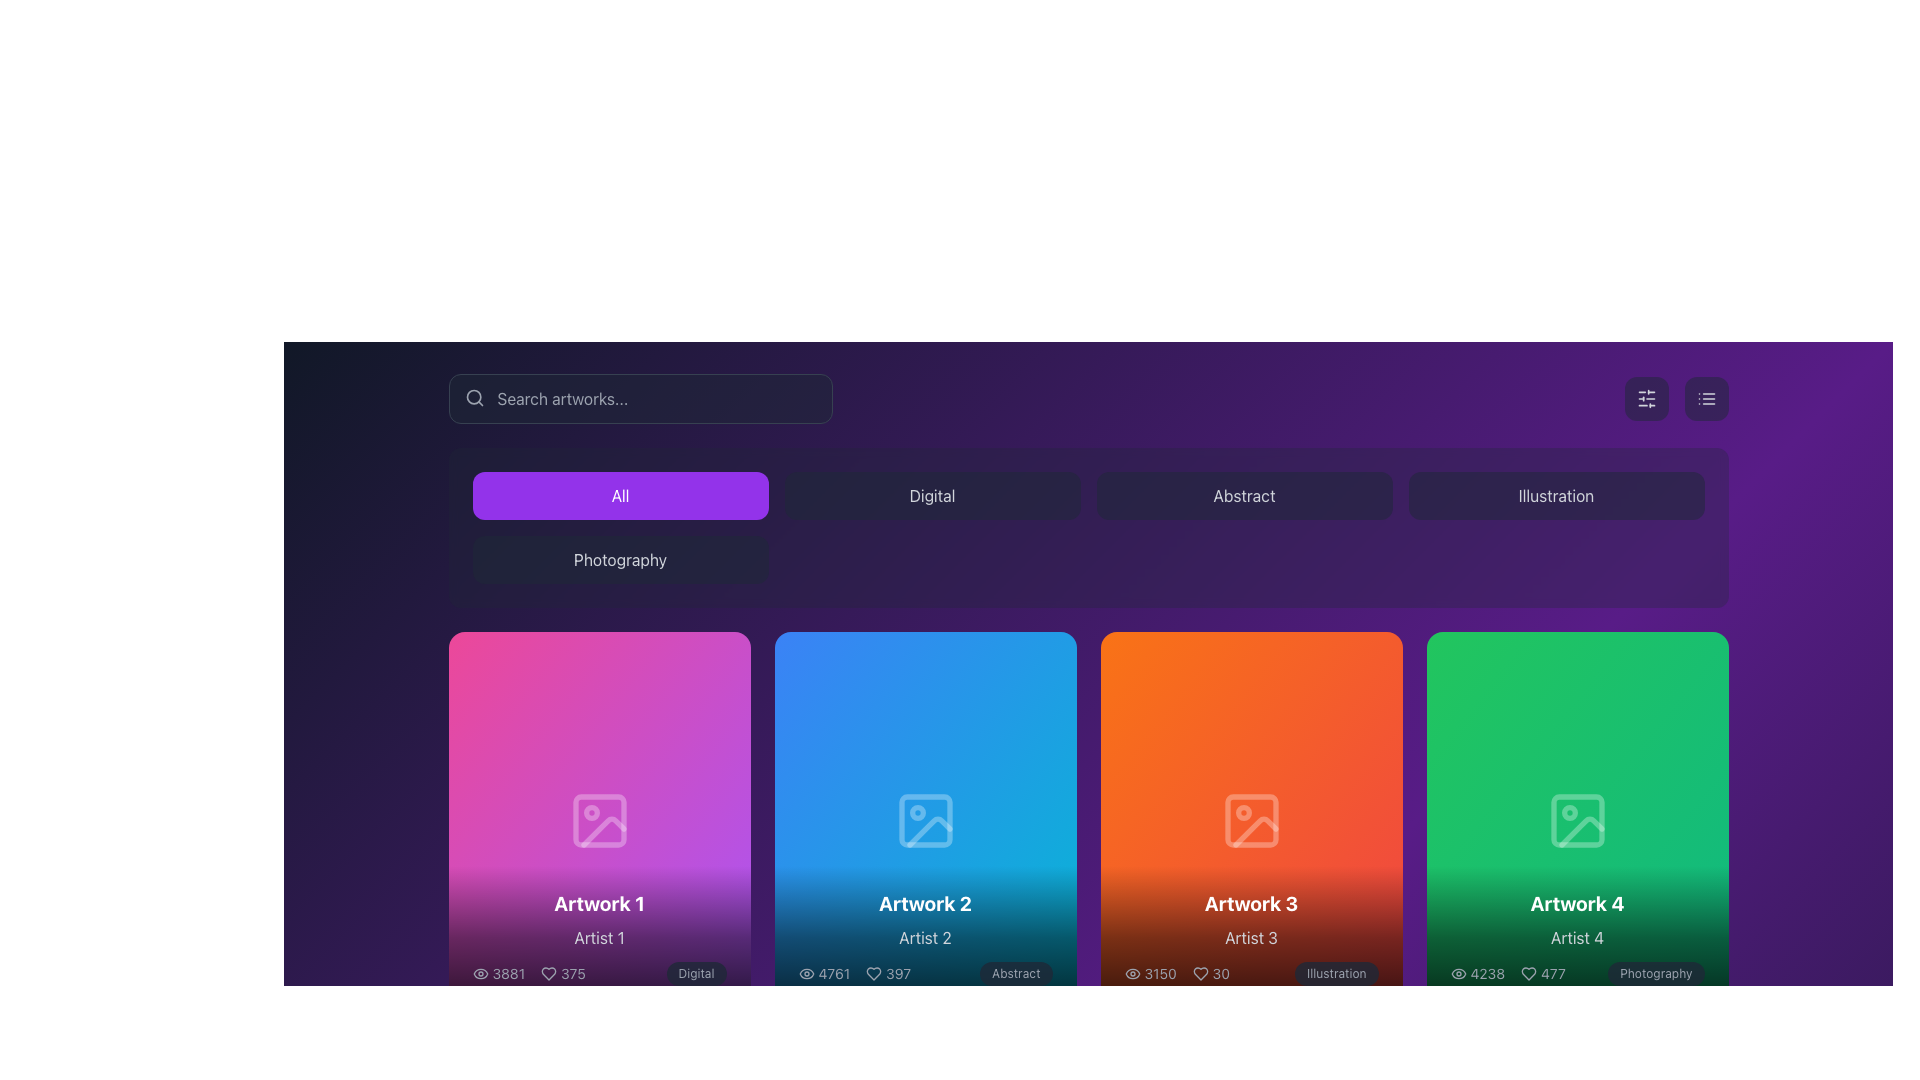 The image size is (1920, 1080). Describe the element at coordinates (1528, 972) in the screenshot. I see `the heart icon located at the center of the heart symbol in the fourth artwork card titled 'Artwork 4' by 'Artist 4' to like or favorite the associated item` at that location.